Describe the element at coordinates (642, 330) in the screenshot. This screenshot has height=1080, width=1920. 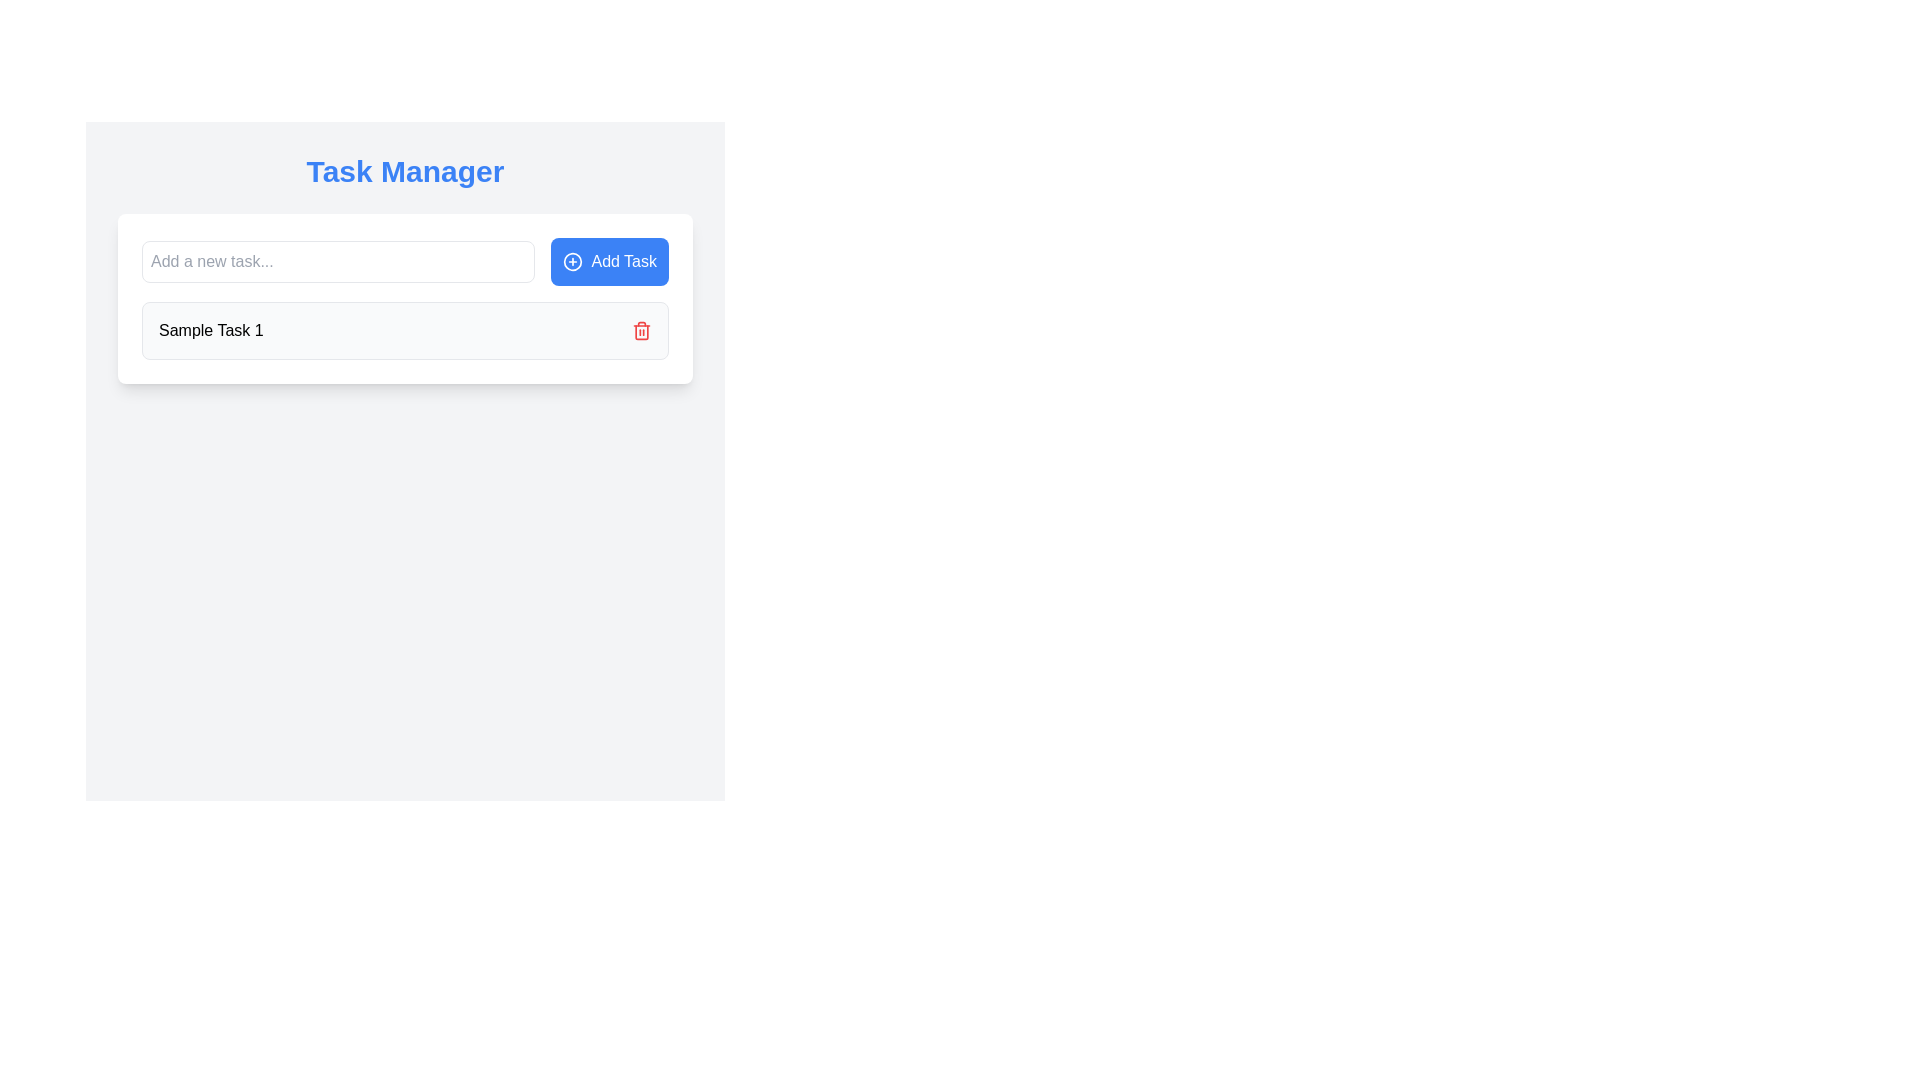
I see `the red-colored trash bin icon button for keyboard accessibility` at that location.